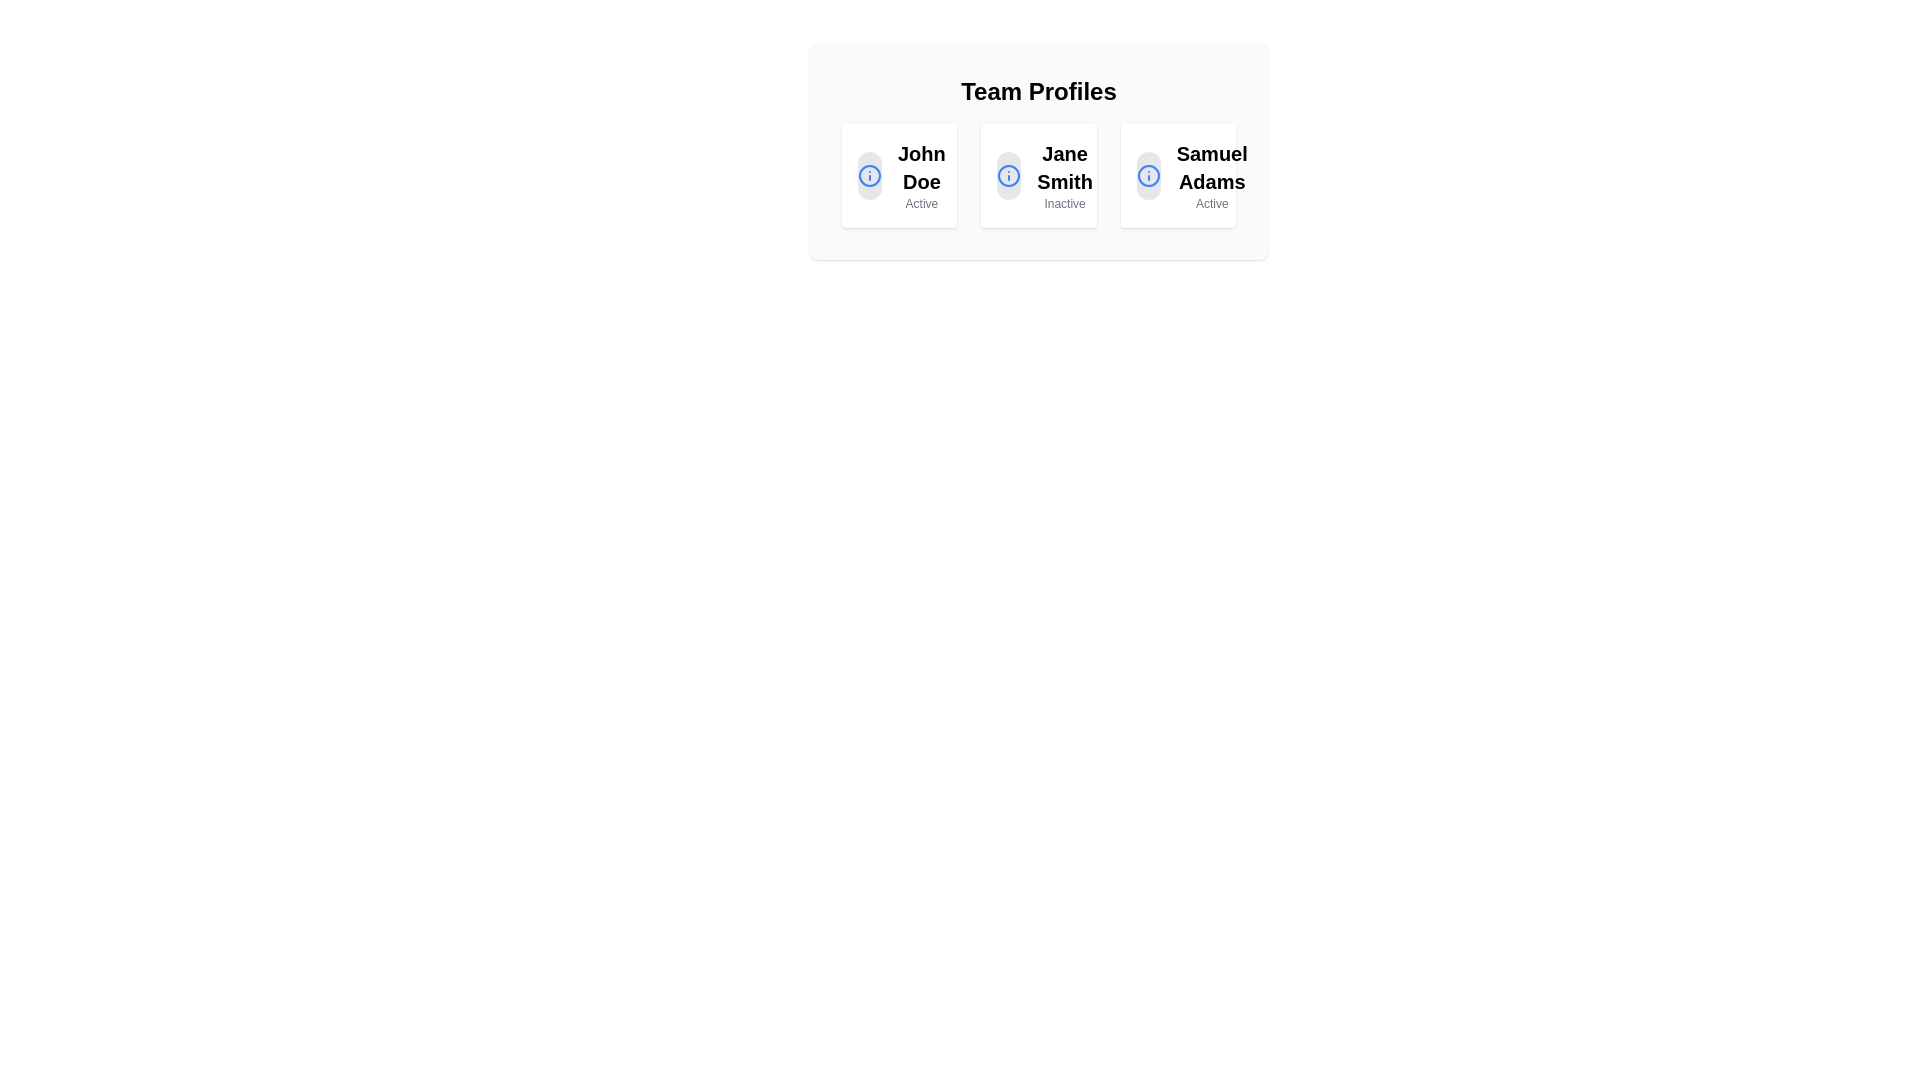  Describe the element at coordinates (920, 175) in the screenshot. I see `information displayed on the text label indicating the name and status ('Active') of the first team member in the 'Team Profiles' section, which is located to the right of a blue icon` at that location.